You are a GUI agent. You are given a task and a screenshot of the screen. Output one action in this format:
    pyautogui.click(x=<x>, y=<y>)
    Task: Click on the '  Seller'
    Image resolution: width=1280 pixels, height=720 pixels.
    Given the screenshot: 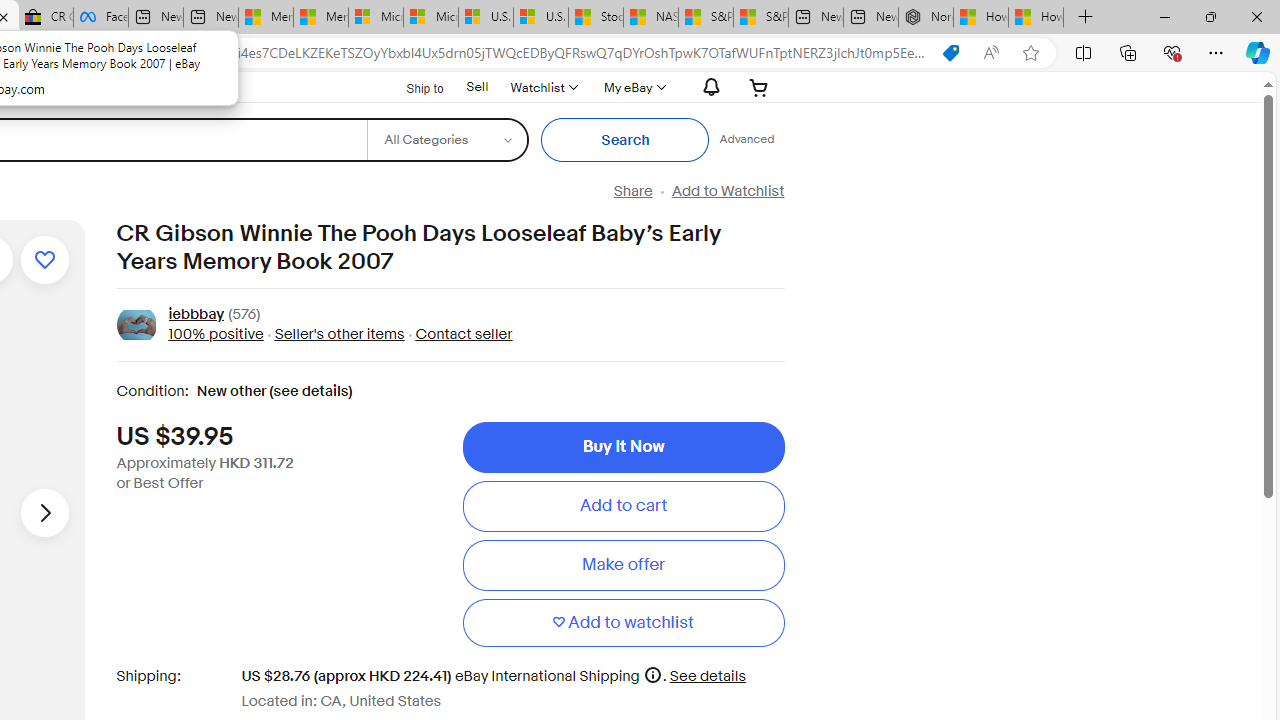 What is the action you would take?
    pyautogui.click(x=333, y=333)
    